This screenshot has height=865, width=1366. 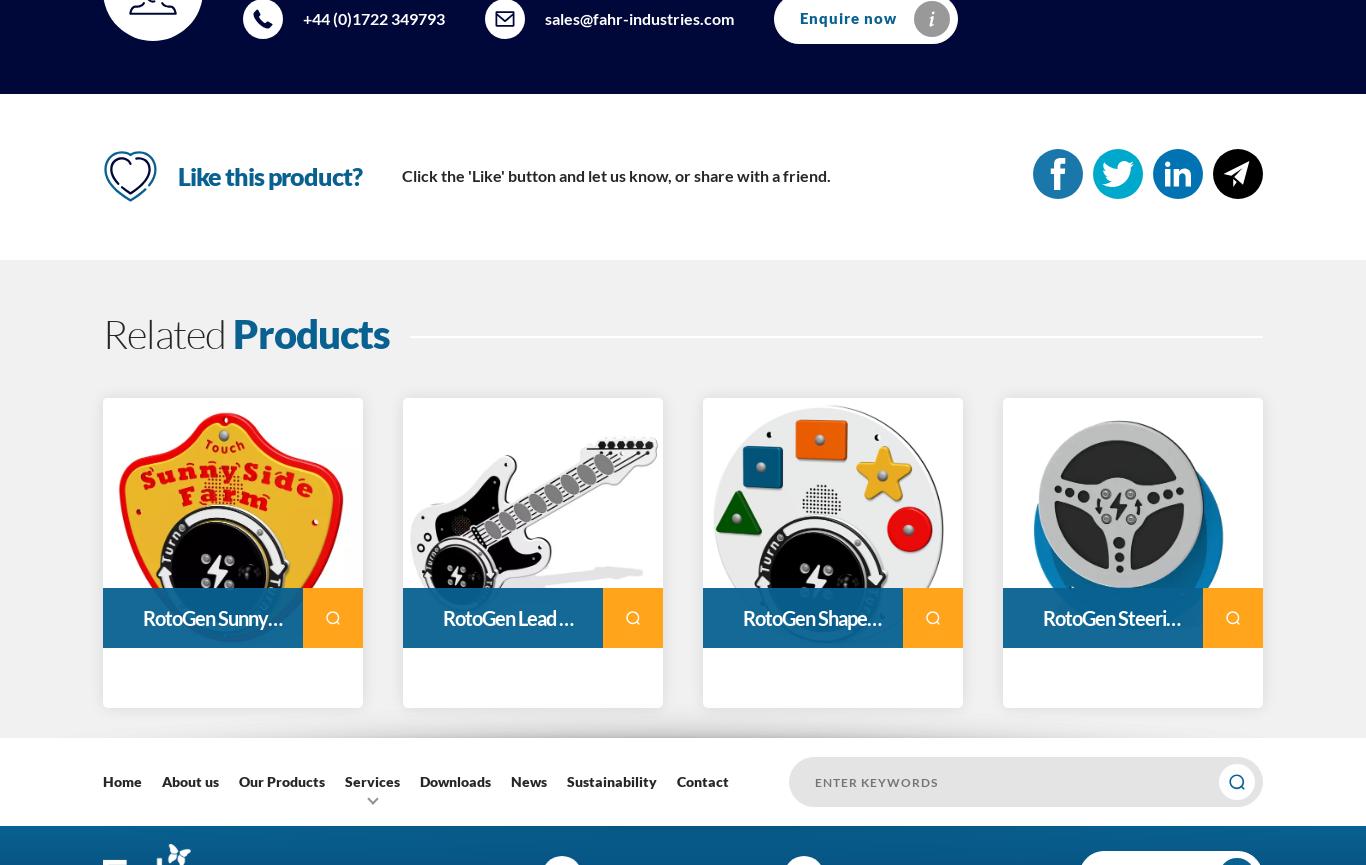 What do you see at coordinates (167, 333) in the screenshot?
I see `'Related'` at bounding box center [167, 333].